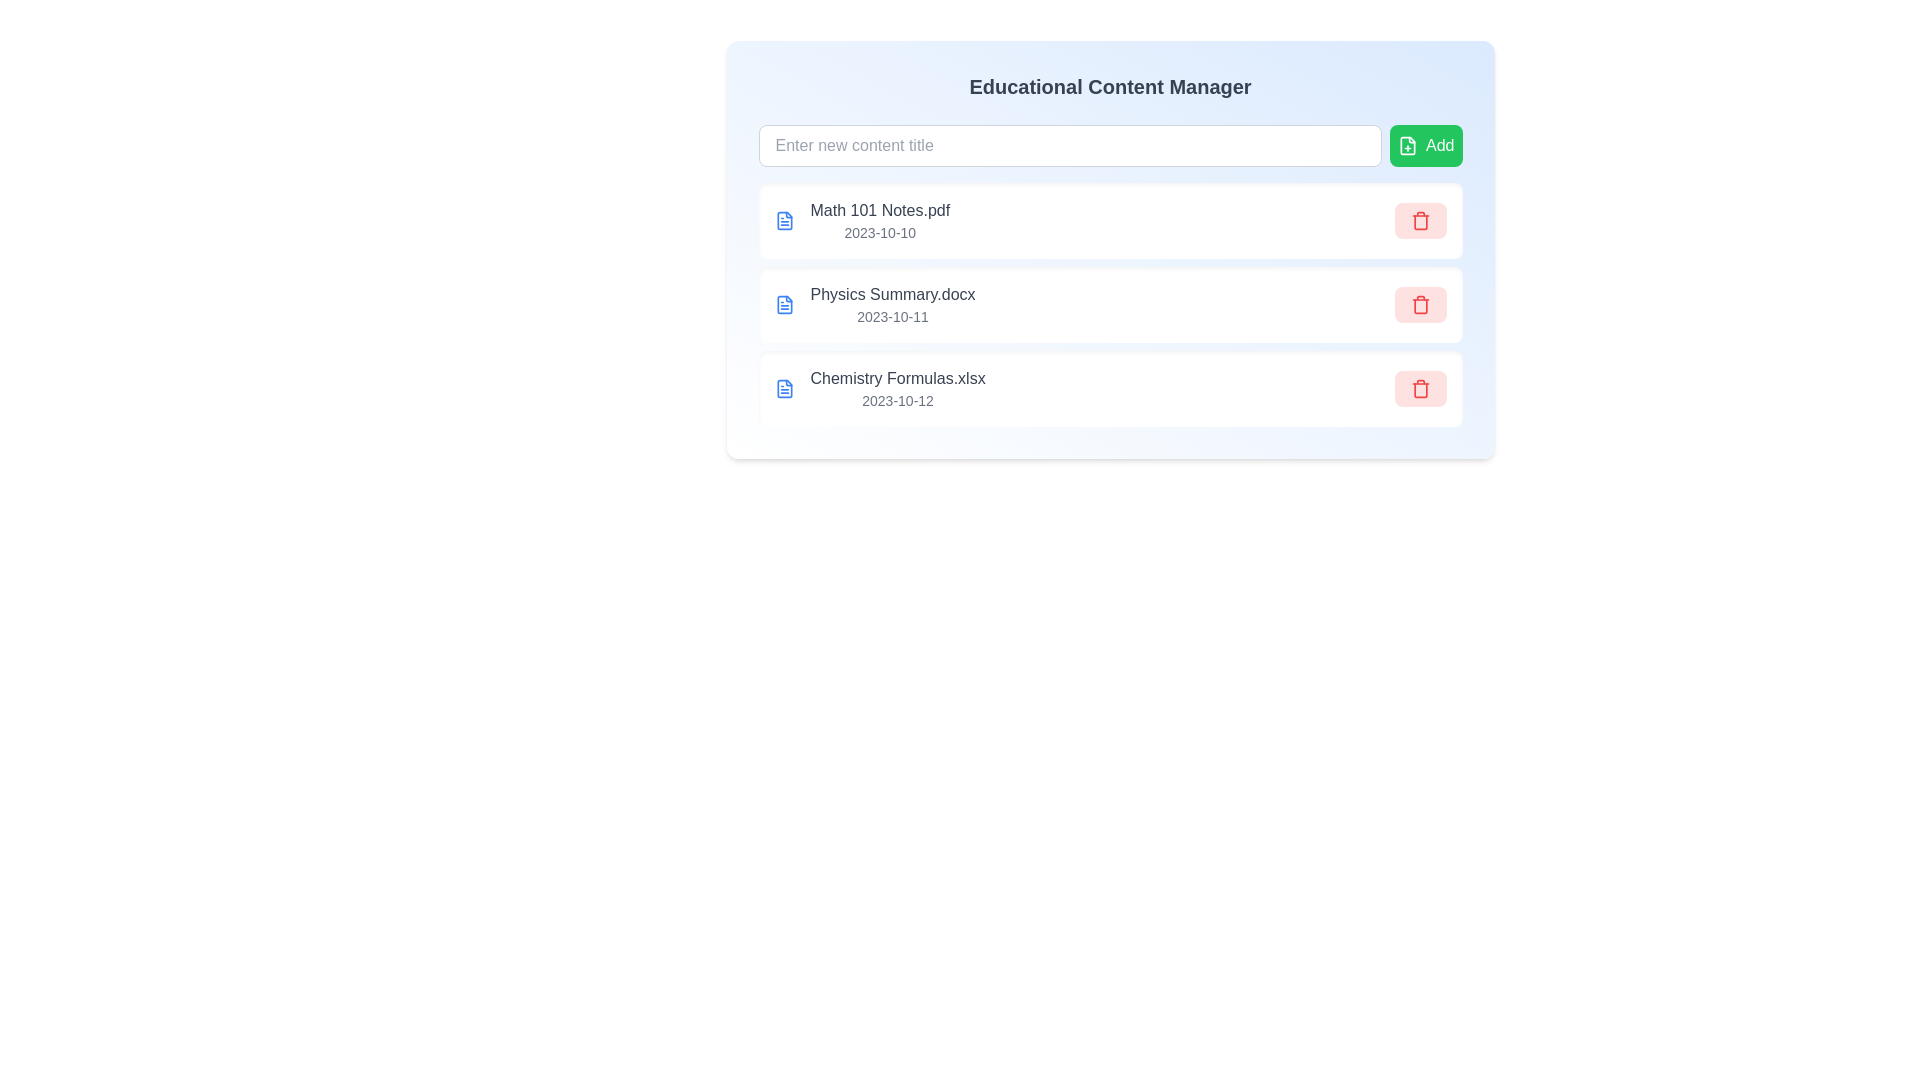 Image resolution: width=1920 pixels, height=1080 pixels. Describe the element at coordinates (1440, 145) in the screenshot. I see `the 'Add' text label within the green button located in the top-right corner of the toolbar to initiate the adding functionality` at that location.